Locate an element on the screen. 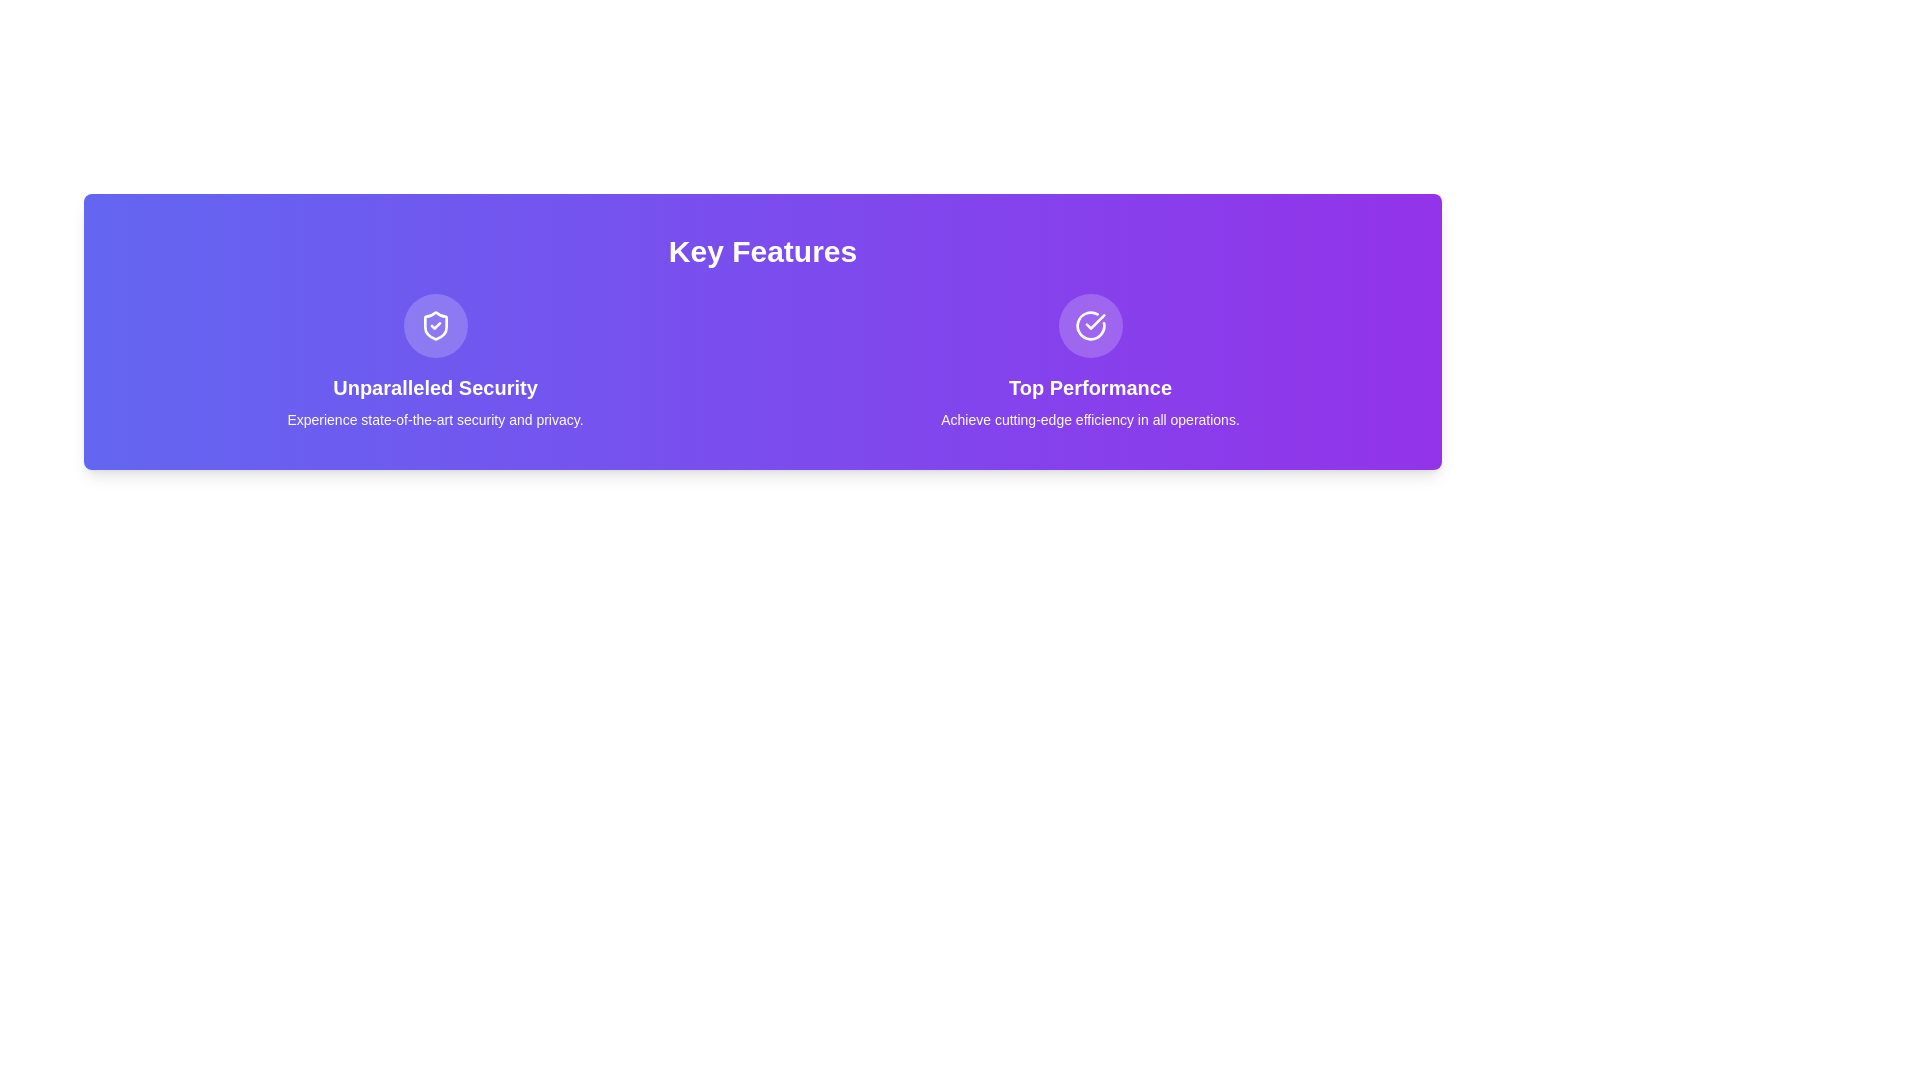 Image resolution: width=1920 pixels, height=1080 pixels. the circular icon representing the 'Top Performance' feature, which is centrally located in the purple section above its title and description is located at coordinates (1089, 325).